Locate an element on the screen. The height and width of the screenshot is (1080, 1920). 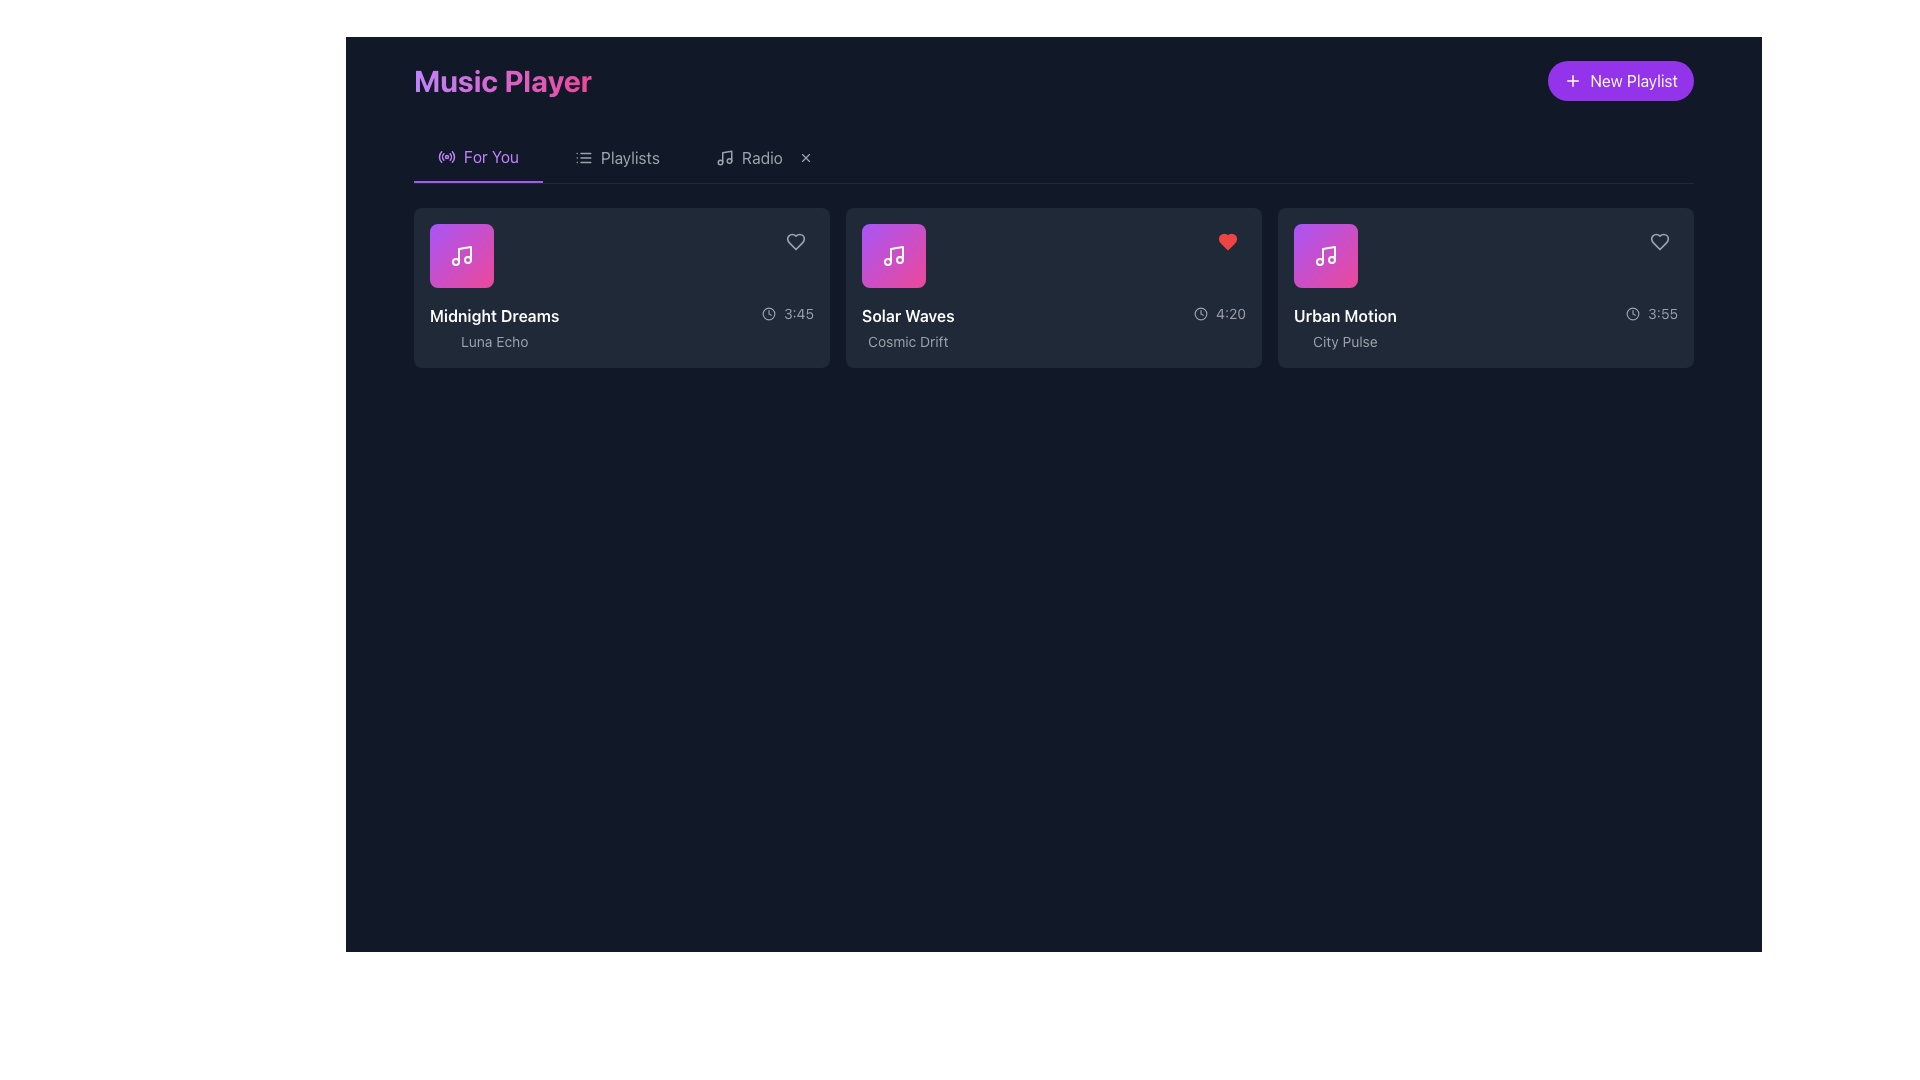
the heart-shaped icon button located in the upper-right corner of the 'Midnight Dreams' track card to favorite the item is located at coordinates (795, 241).